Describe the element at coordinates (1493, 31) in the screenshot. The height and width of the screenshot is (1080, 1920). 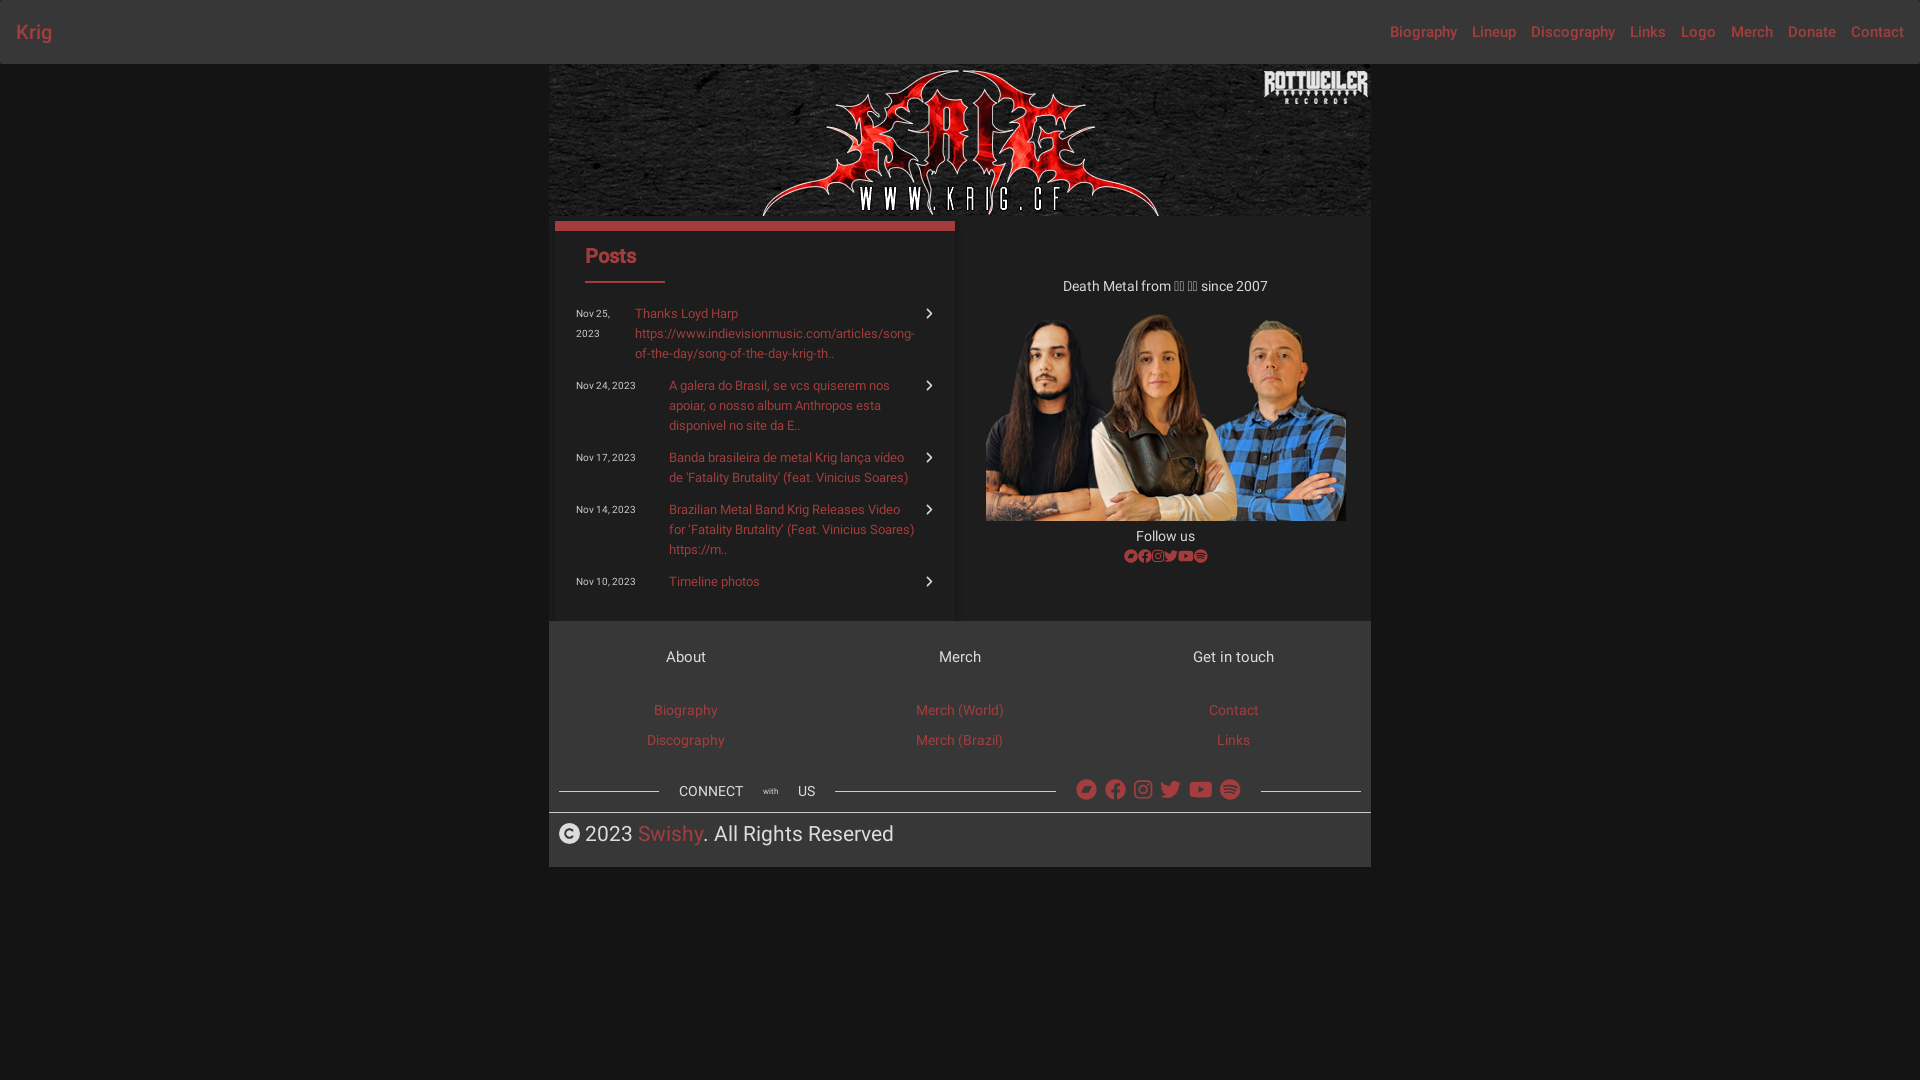
I see `'Lineup'` at that location.